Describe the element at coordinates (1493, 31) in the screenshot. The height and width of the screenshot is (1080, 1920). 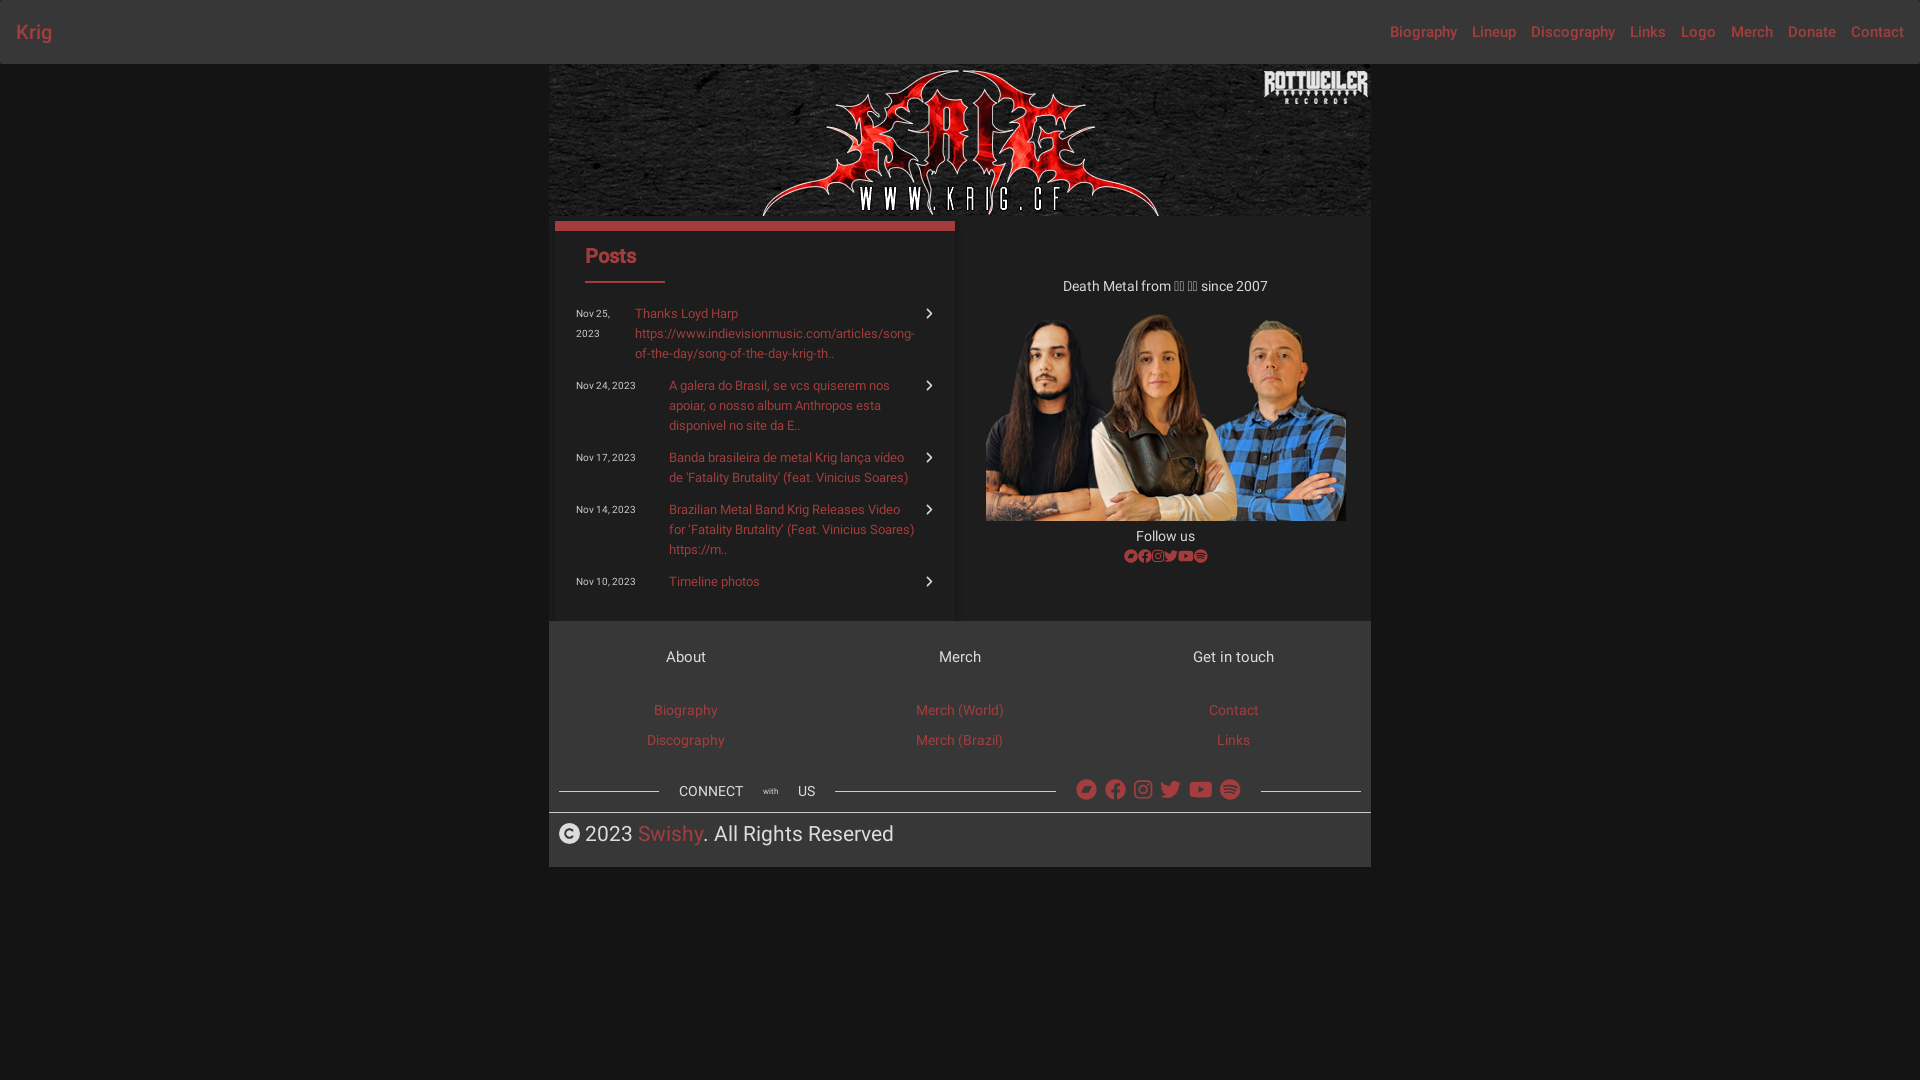
I see `'Lineup'` at that location.